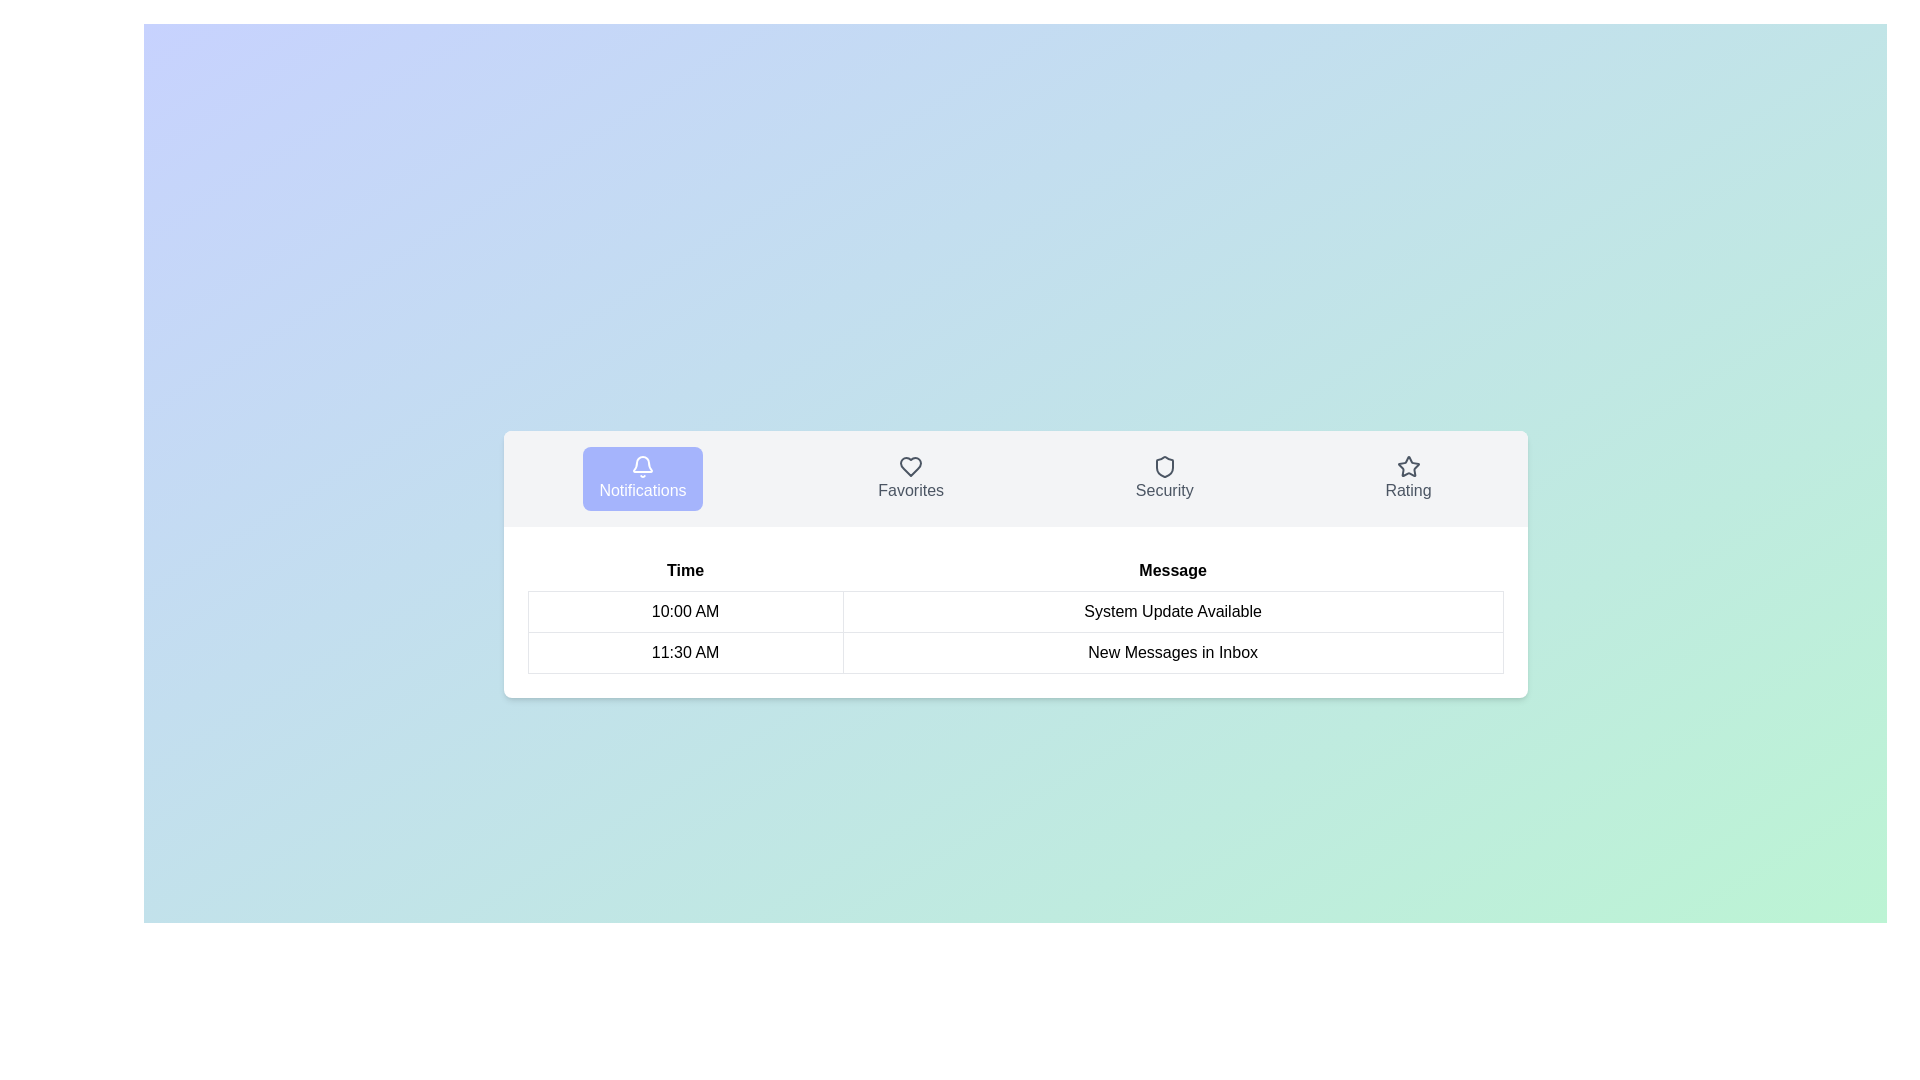 The image size is (1920, 1080). I want to click on time stamp and brief description of the notification event displayed in the first row of the table under the 'Notifications' section, so click(1015, 610).